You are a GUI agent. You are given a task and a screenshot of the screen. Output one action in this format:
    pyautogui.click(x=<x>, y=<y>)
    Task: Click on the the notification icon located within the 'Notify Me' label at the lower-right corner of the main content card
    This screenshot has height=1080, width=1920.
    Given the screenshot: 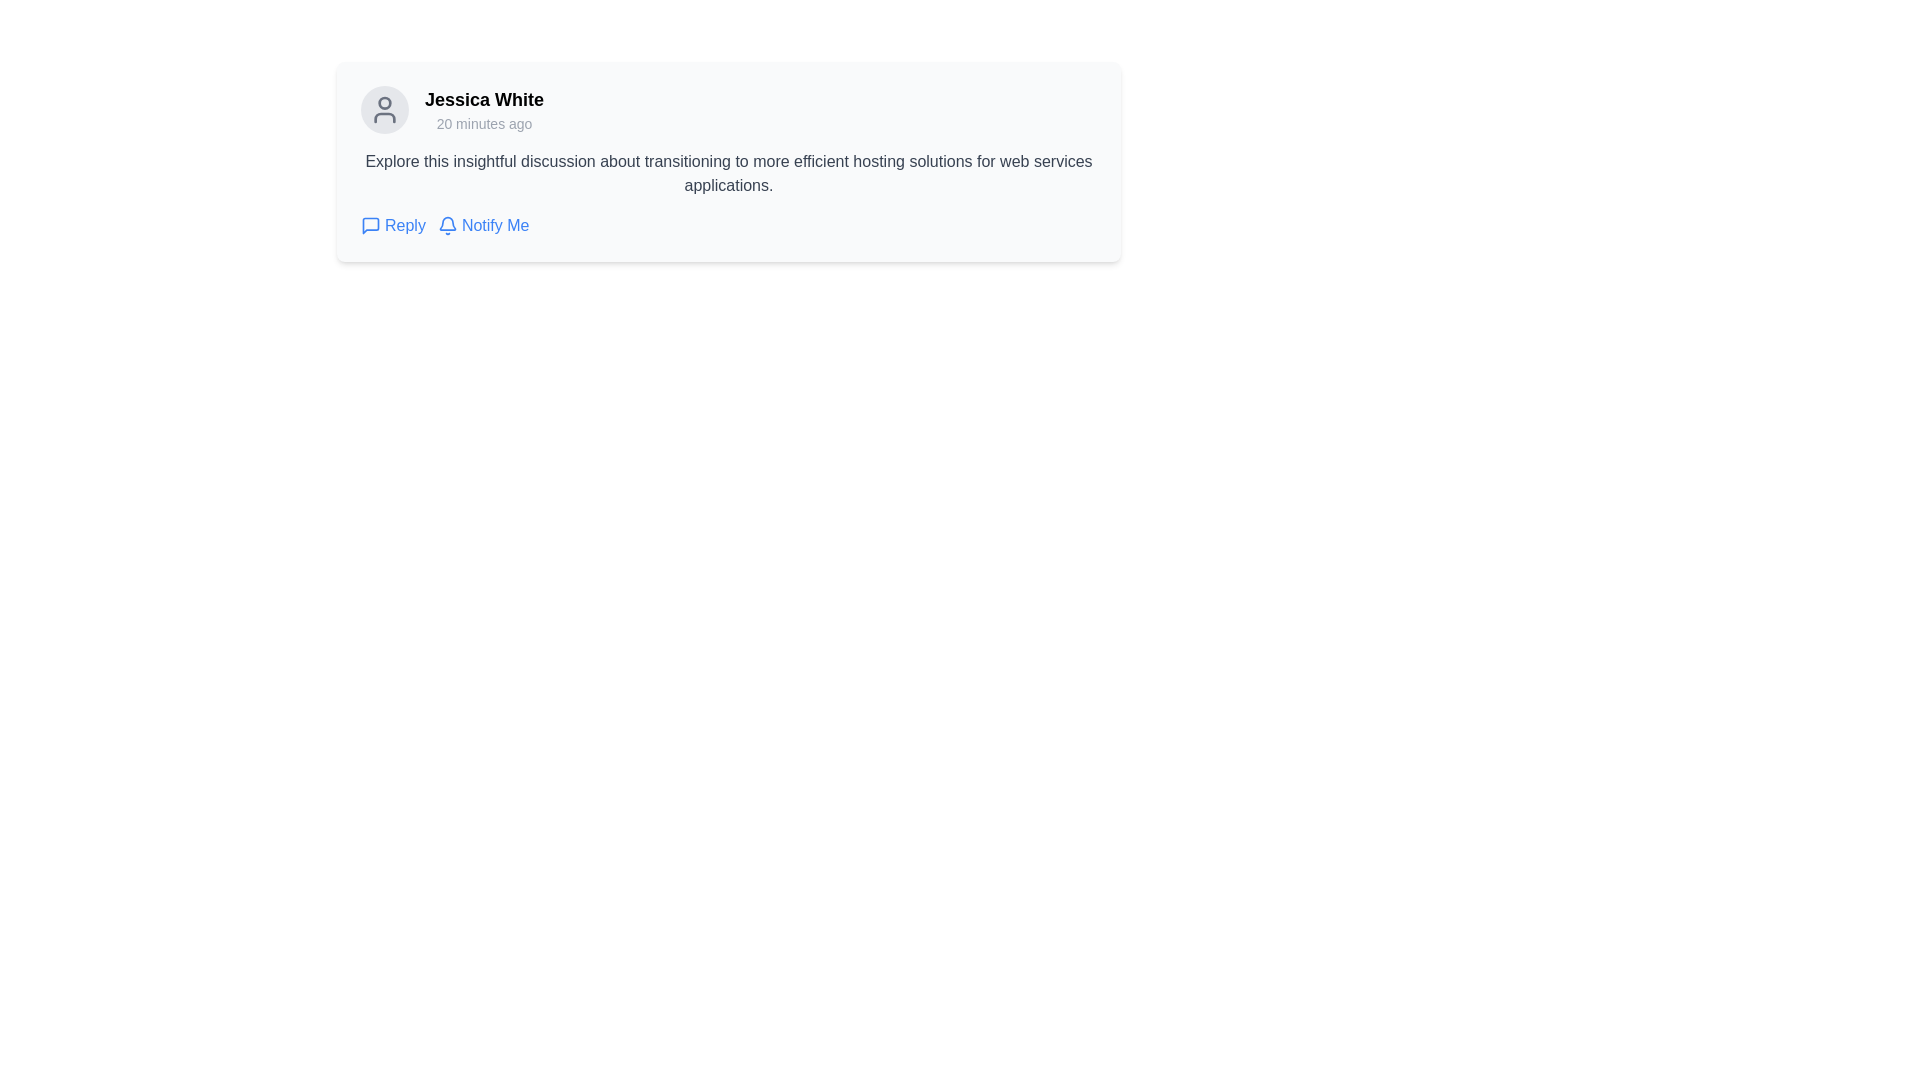 What is the action you would take?
    pyautogui.click(x=446, y=225)
    